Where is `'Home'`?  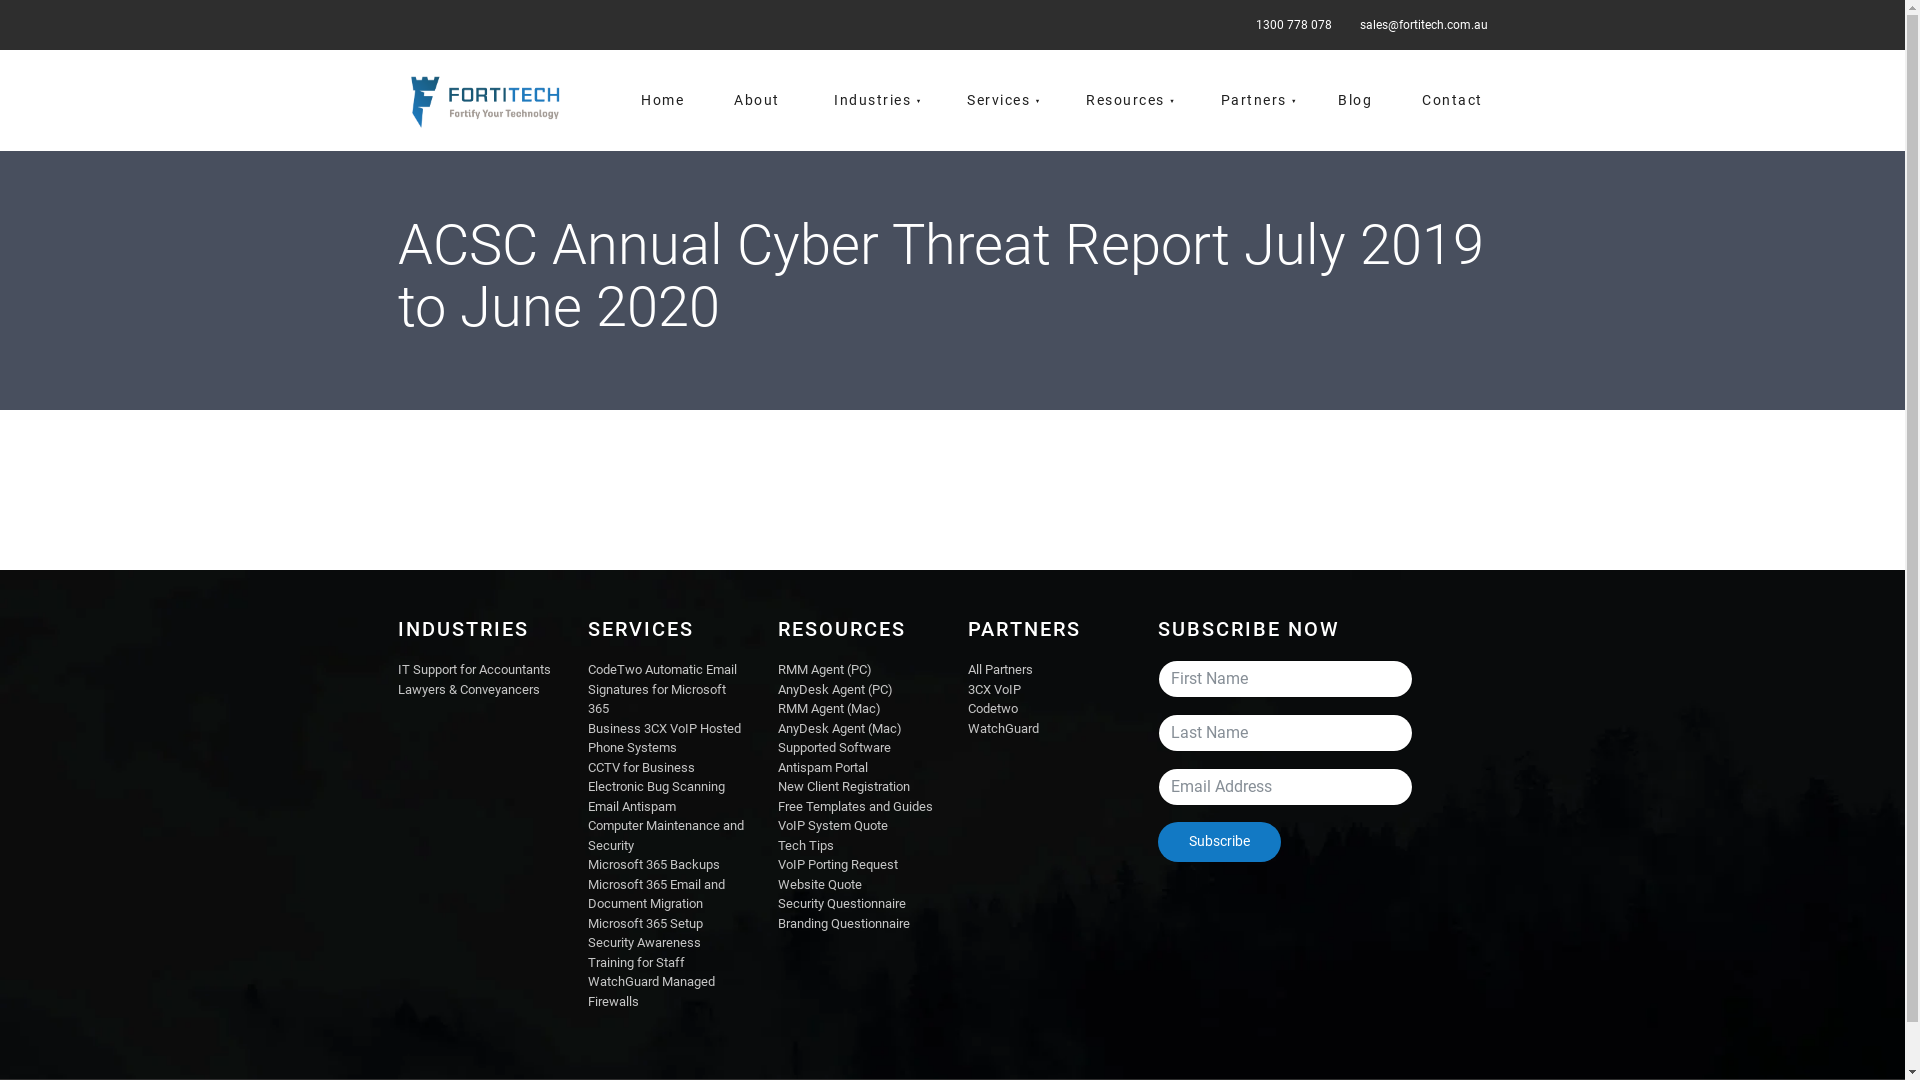
'Home' is located at coordinates (662, 100).